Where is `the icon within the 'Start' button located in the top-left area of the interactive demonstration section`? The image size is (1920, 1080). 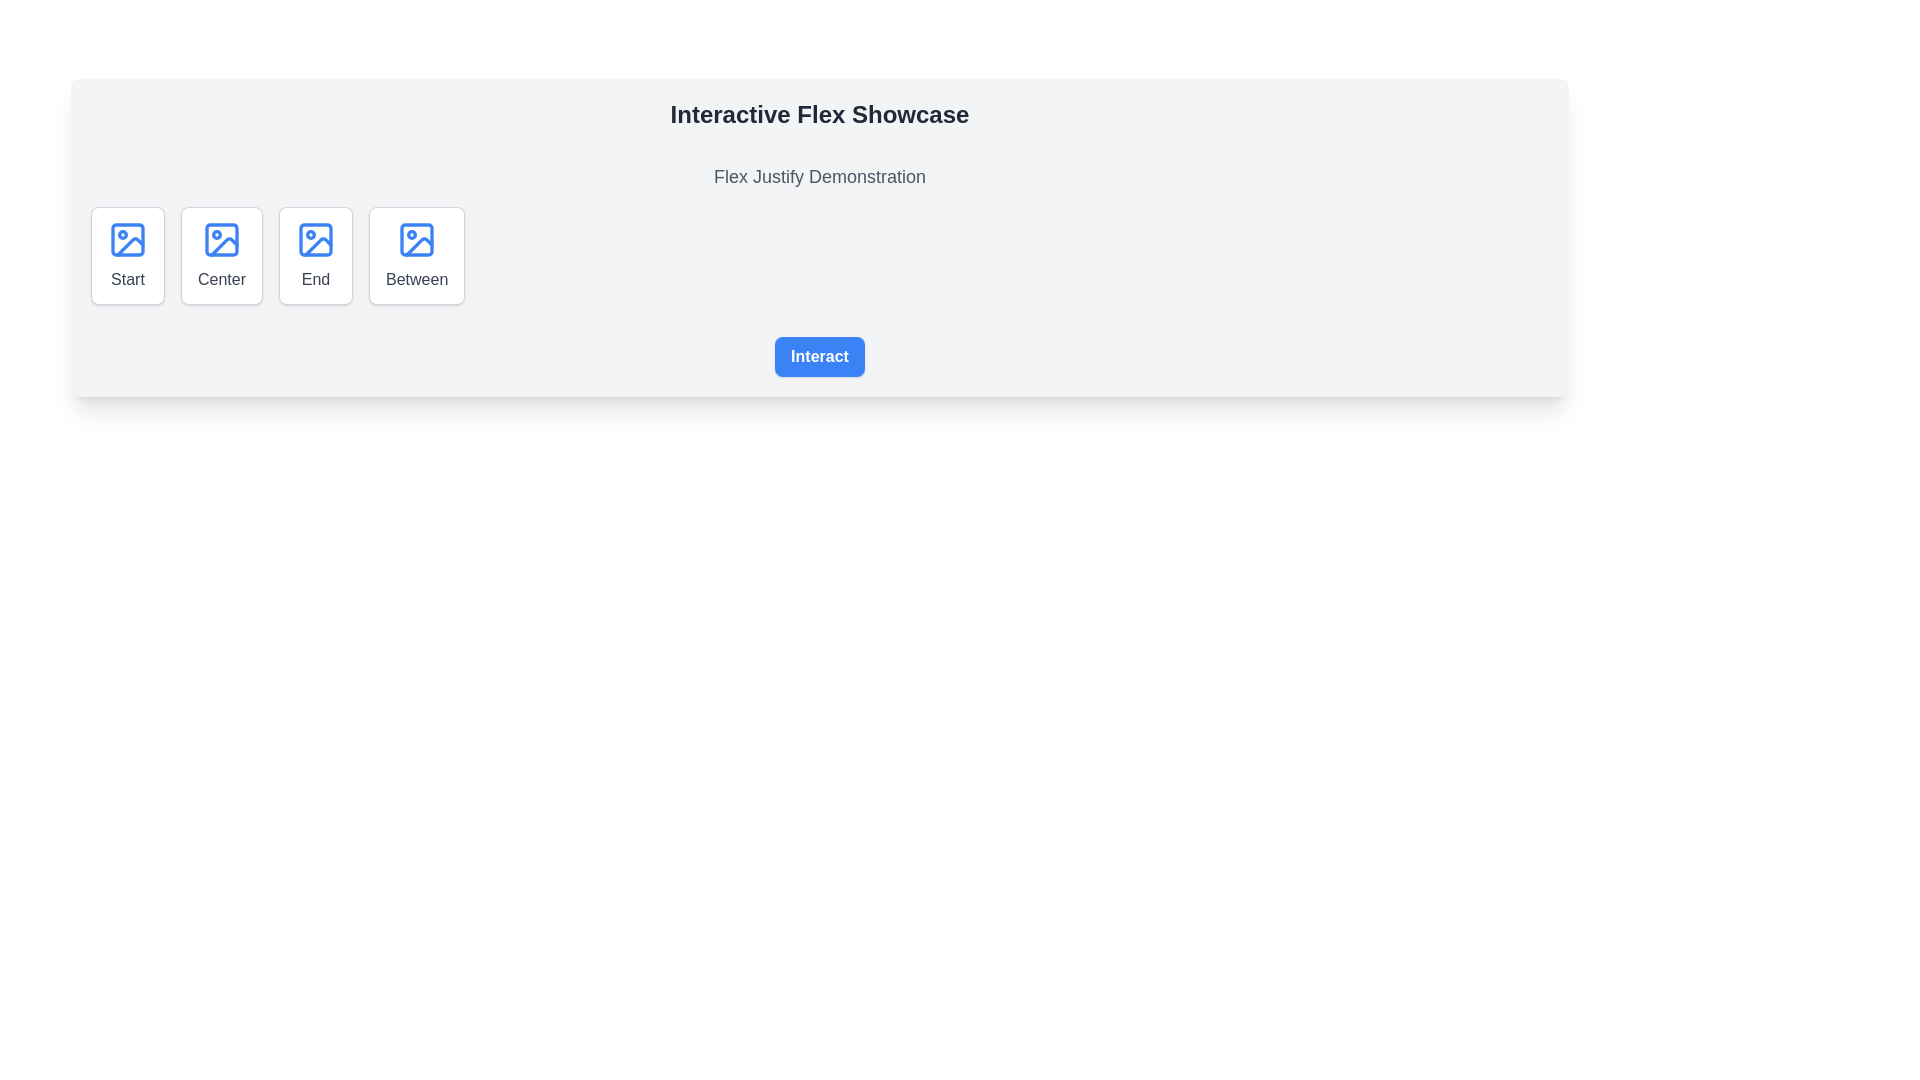 the icon within the 'Start' button located in the top-left area of the interactive demonstration section is located at coordinates (127, 238).